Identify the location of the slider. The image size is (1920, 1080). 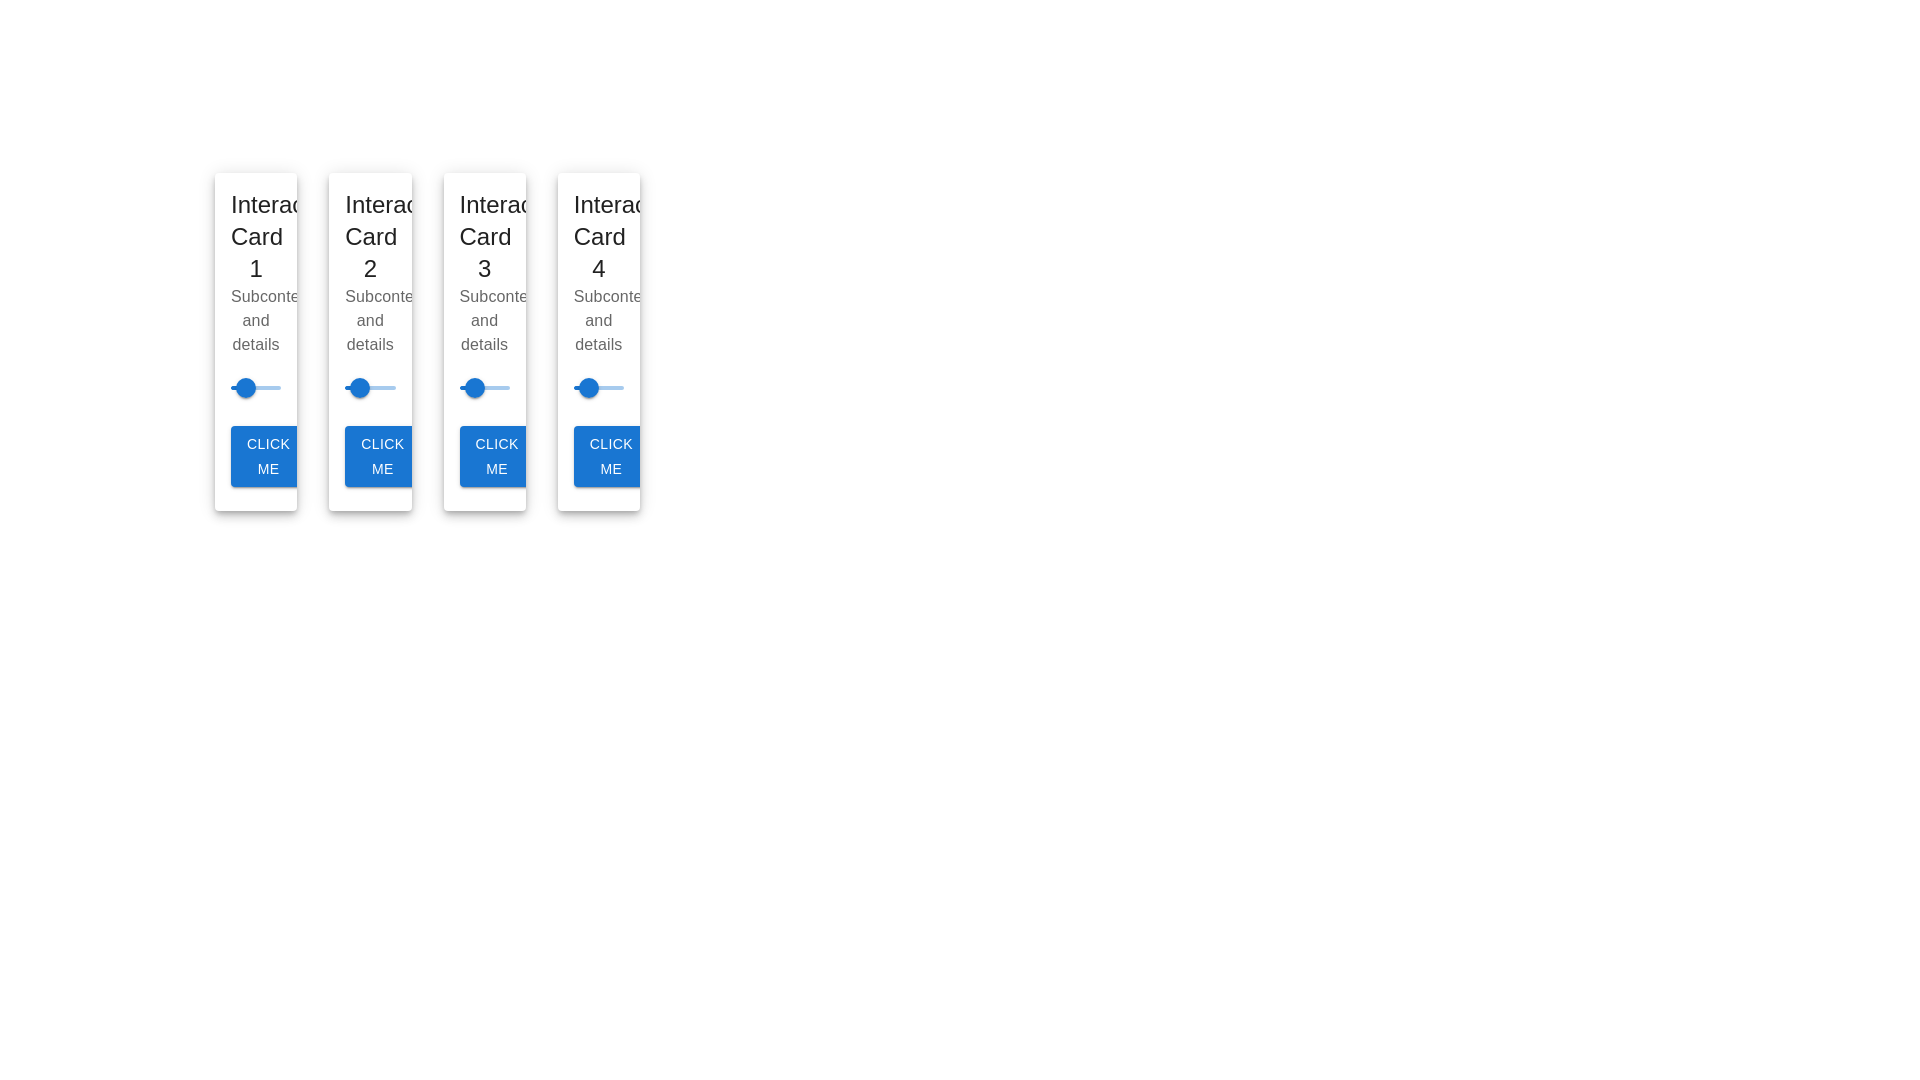
(275, 388).